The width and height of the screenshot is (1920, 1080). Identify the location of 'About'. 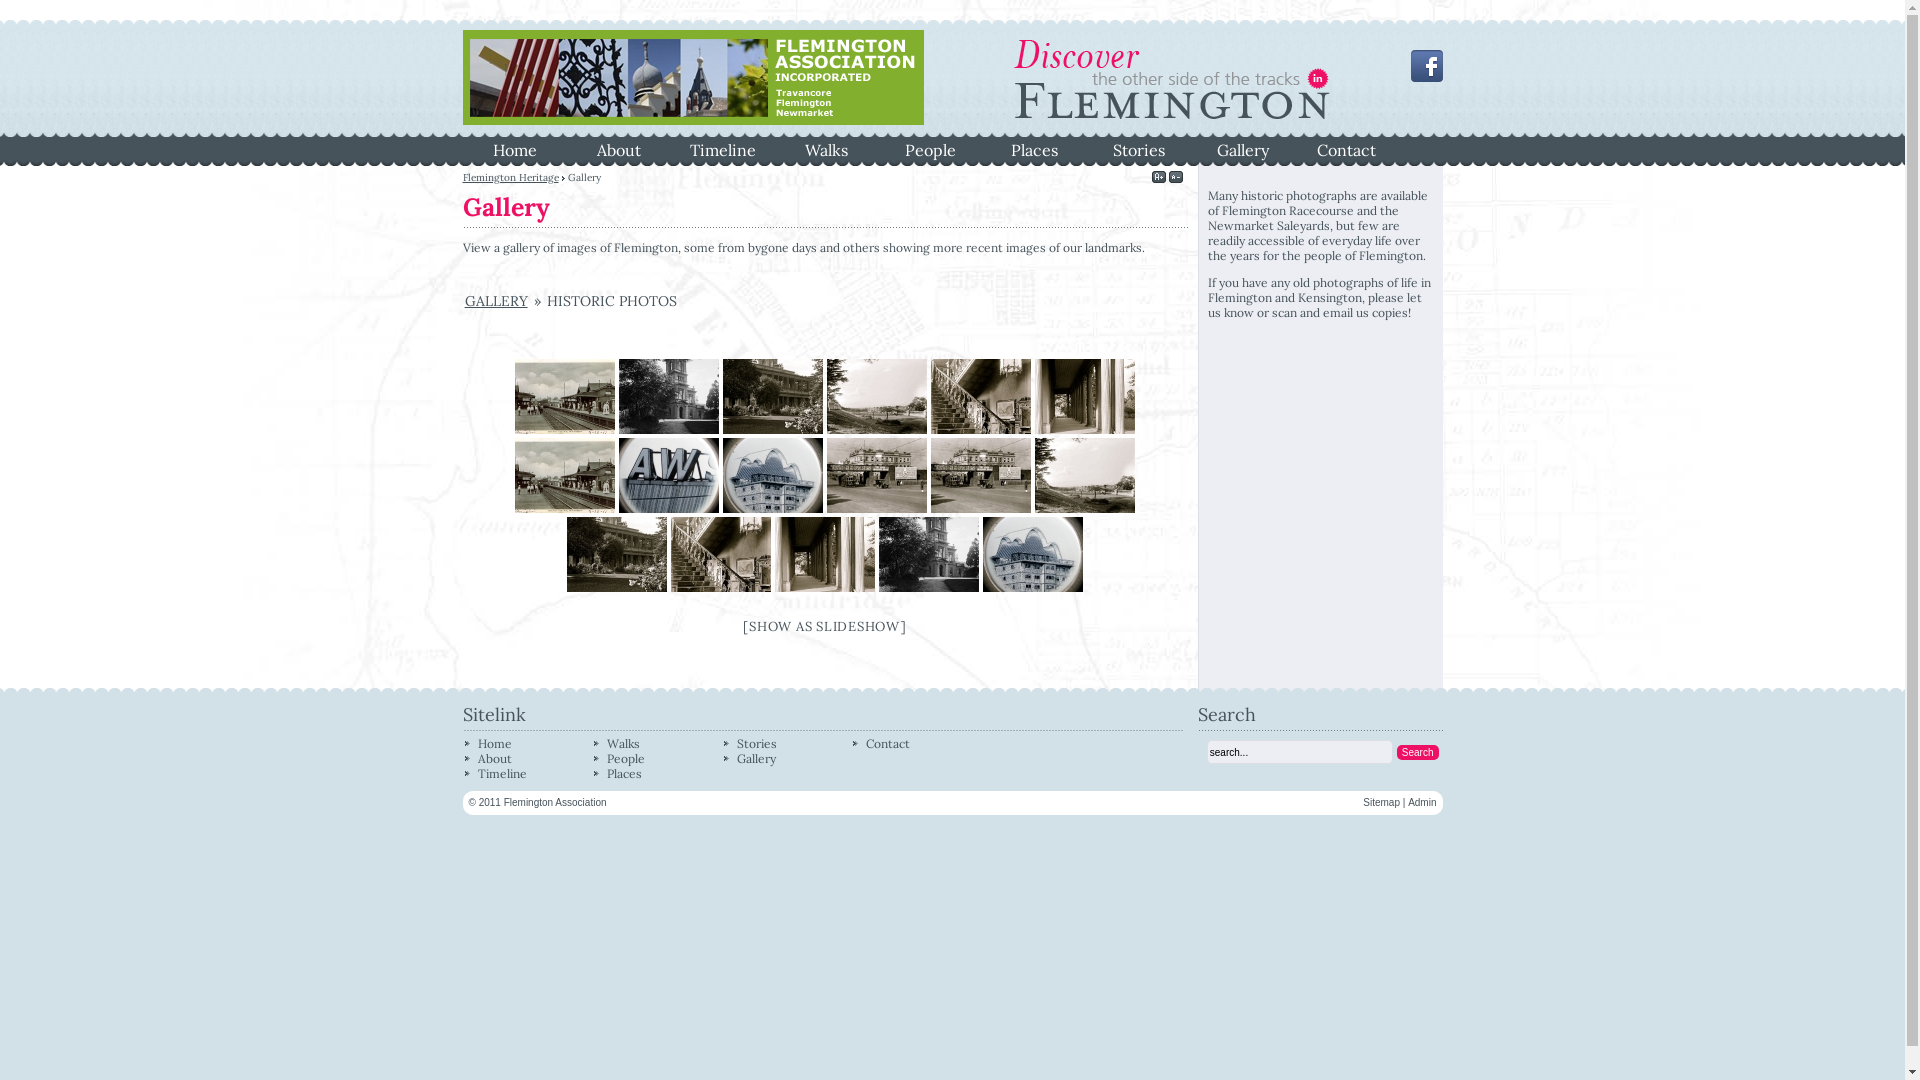
(594, 148).